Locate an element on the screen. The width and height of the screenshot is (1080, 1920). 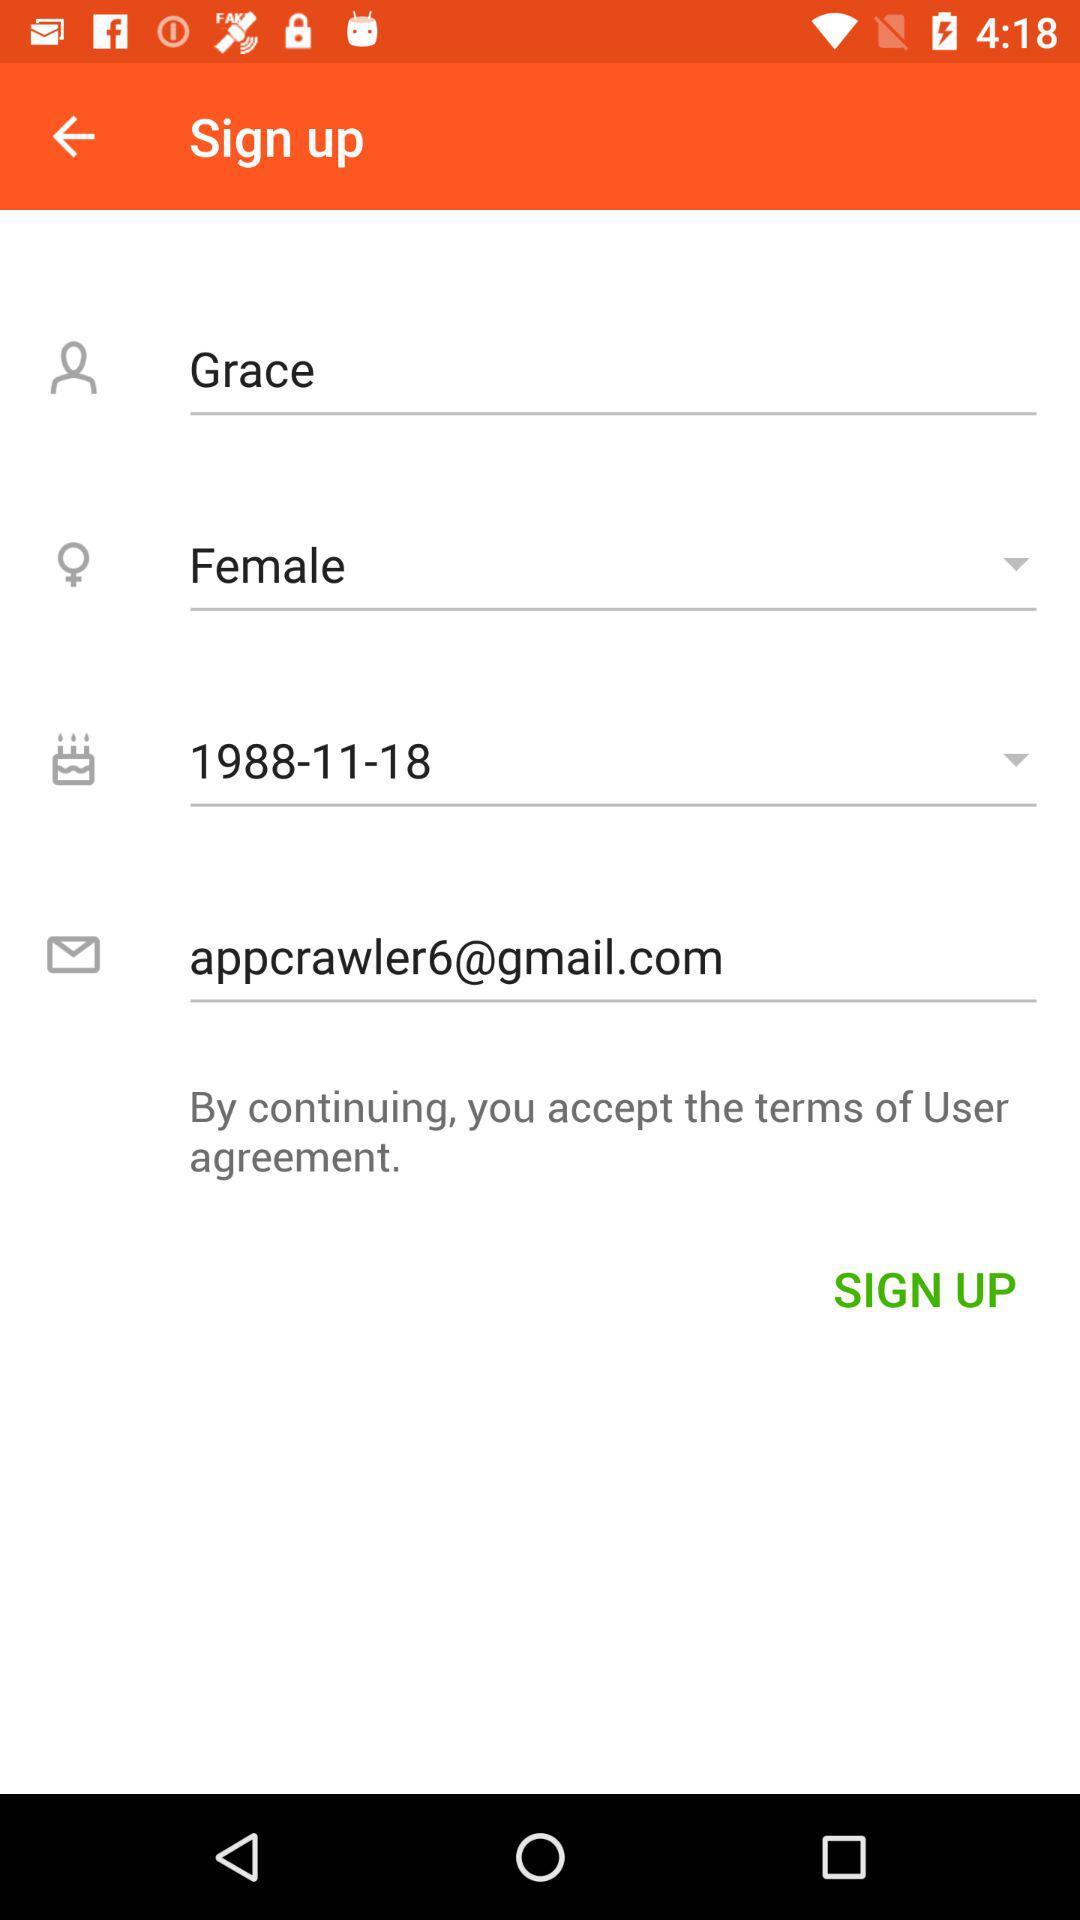
icon below sign up is located at coordinates (612, 368).